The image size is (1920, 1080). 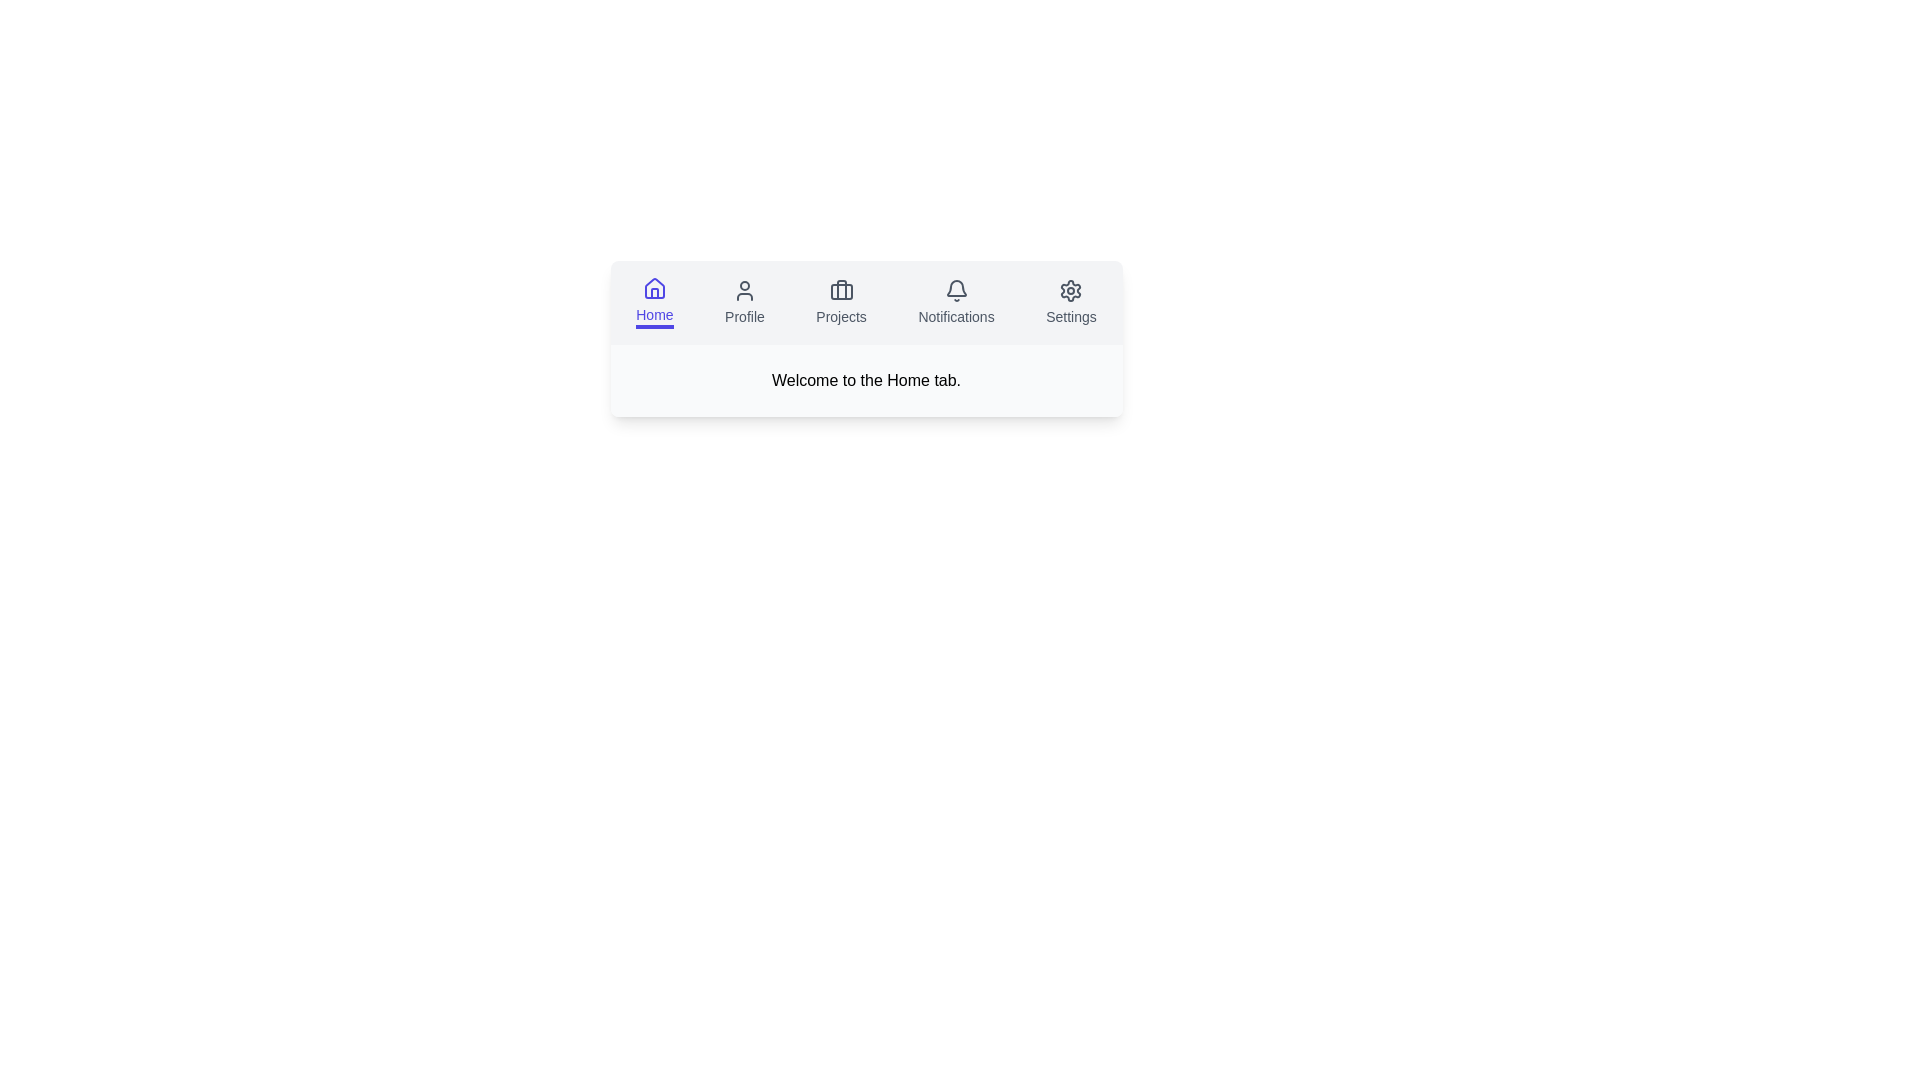 I want to click on the briefcase icon located in the Projects menu, so click(x=841, y=290).